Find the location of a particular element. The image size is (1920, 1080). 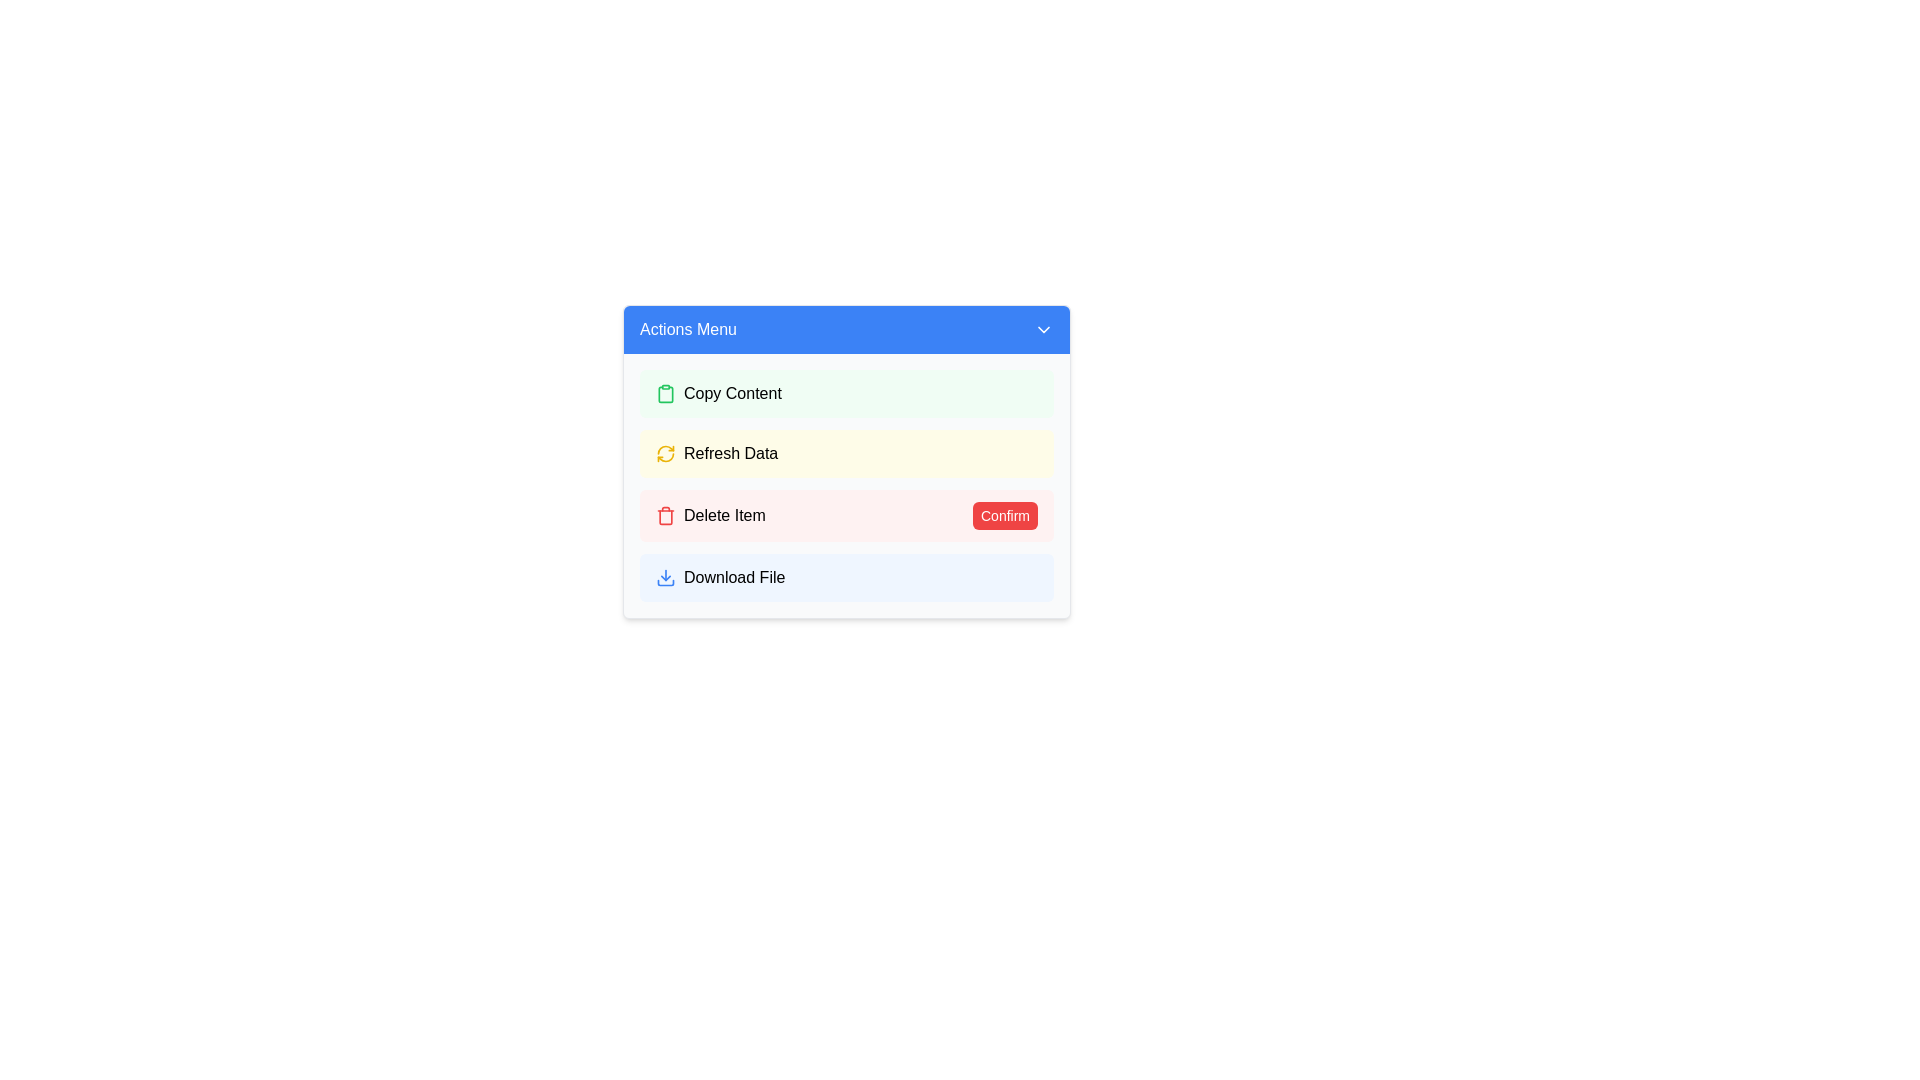

the confirmation button for the 'Delete Item' action located in the third interactive action within the 'Actions Menu' dropdown, adjacent to the 'Delete Item' text in the red-highlighted row is located at coordinates (1005, 515).